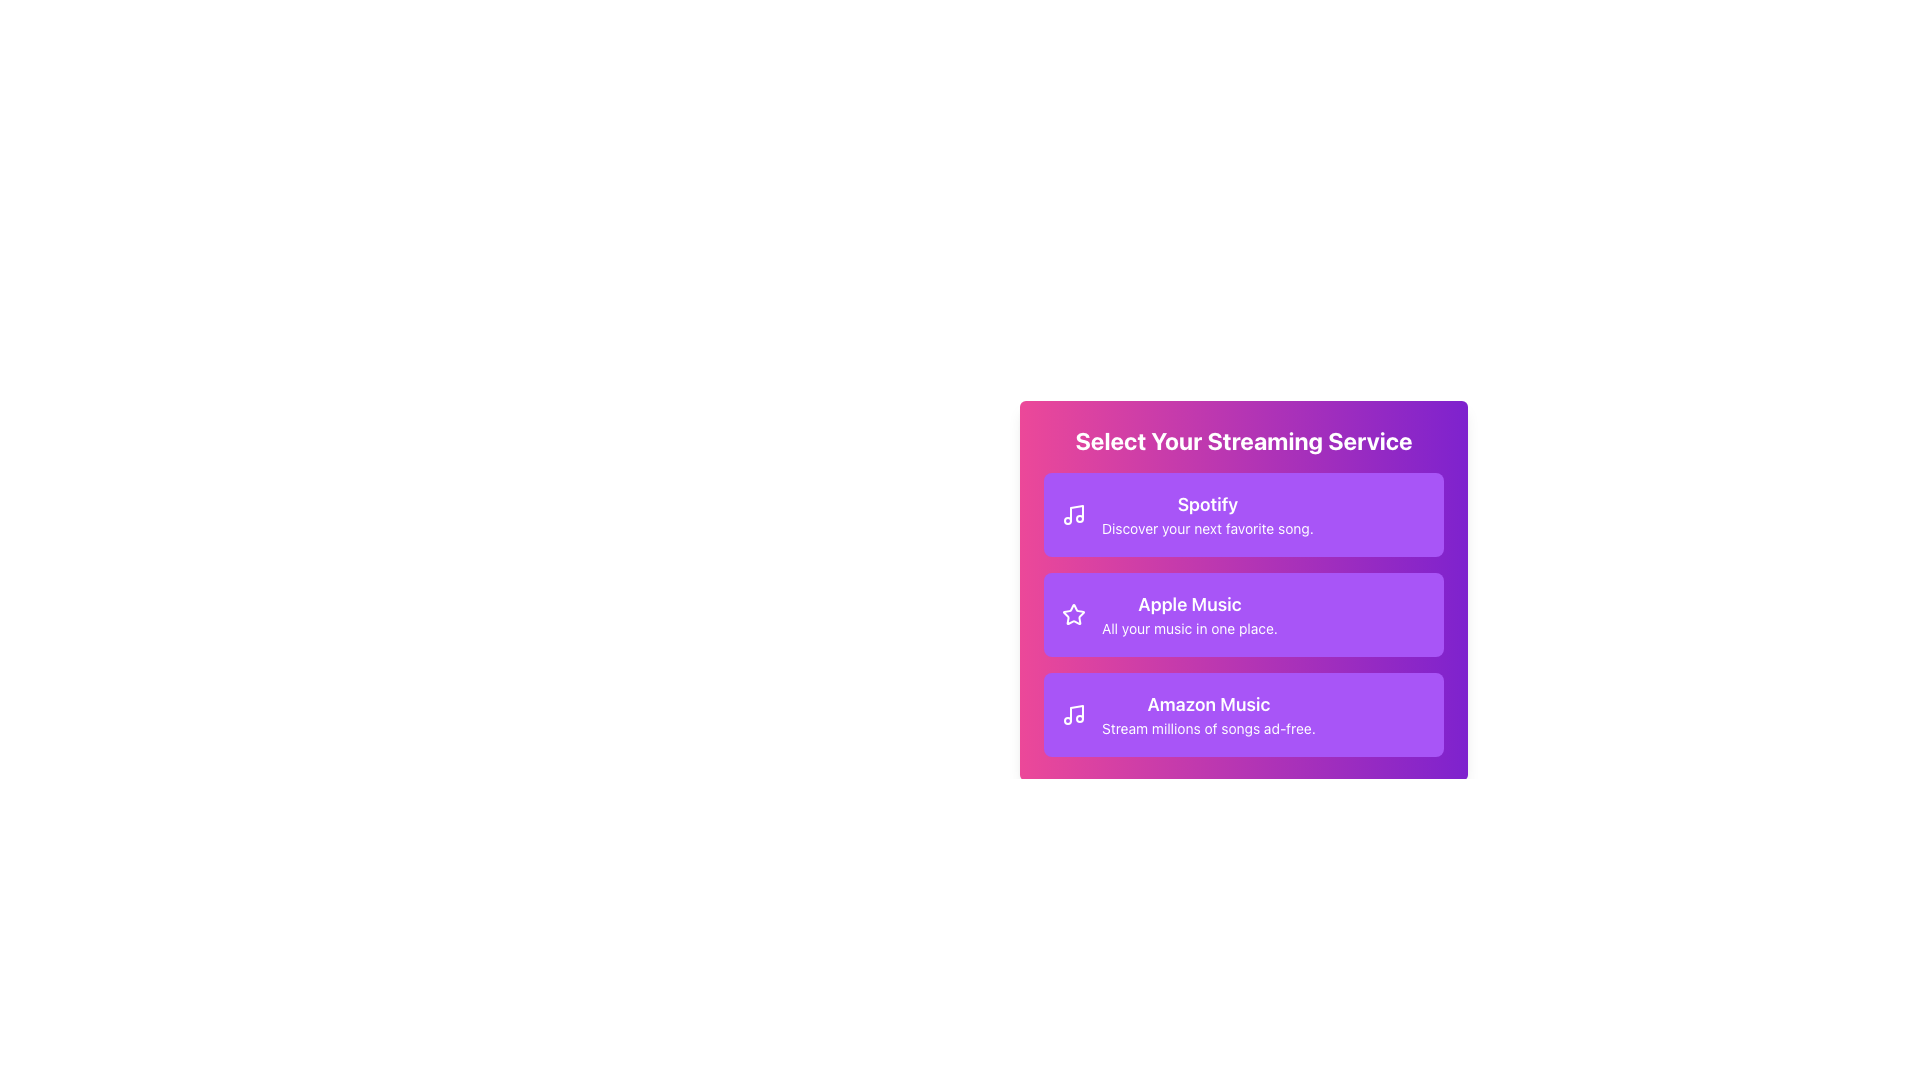 Image resolution: width=1920 pixels, height=1080 pixels. Describe the element at coordinates (1242, 613) in the screenshot. I see `the 'Apple Music' button, which is the second card within a vertical list of three options in the 'Select Your Streaming Service' section` at that location.